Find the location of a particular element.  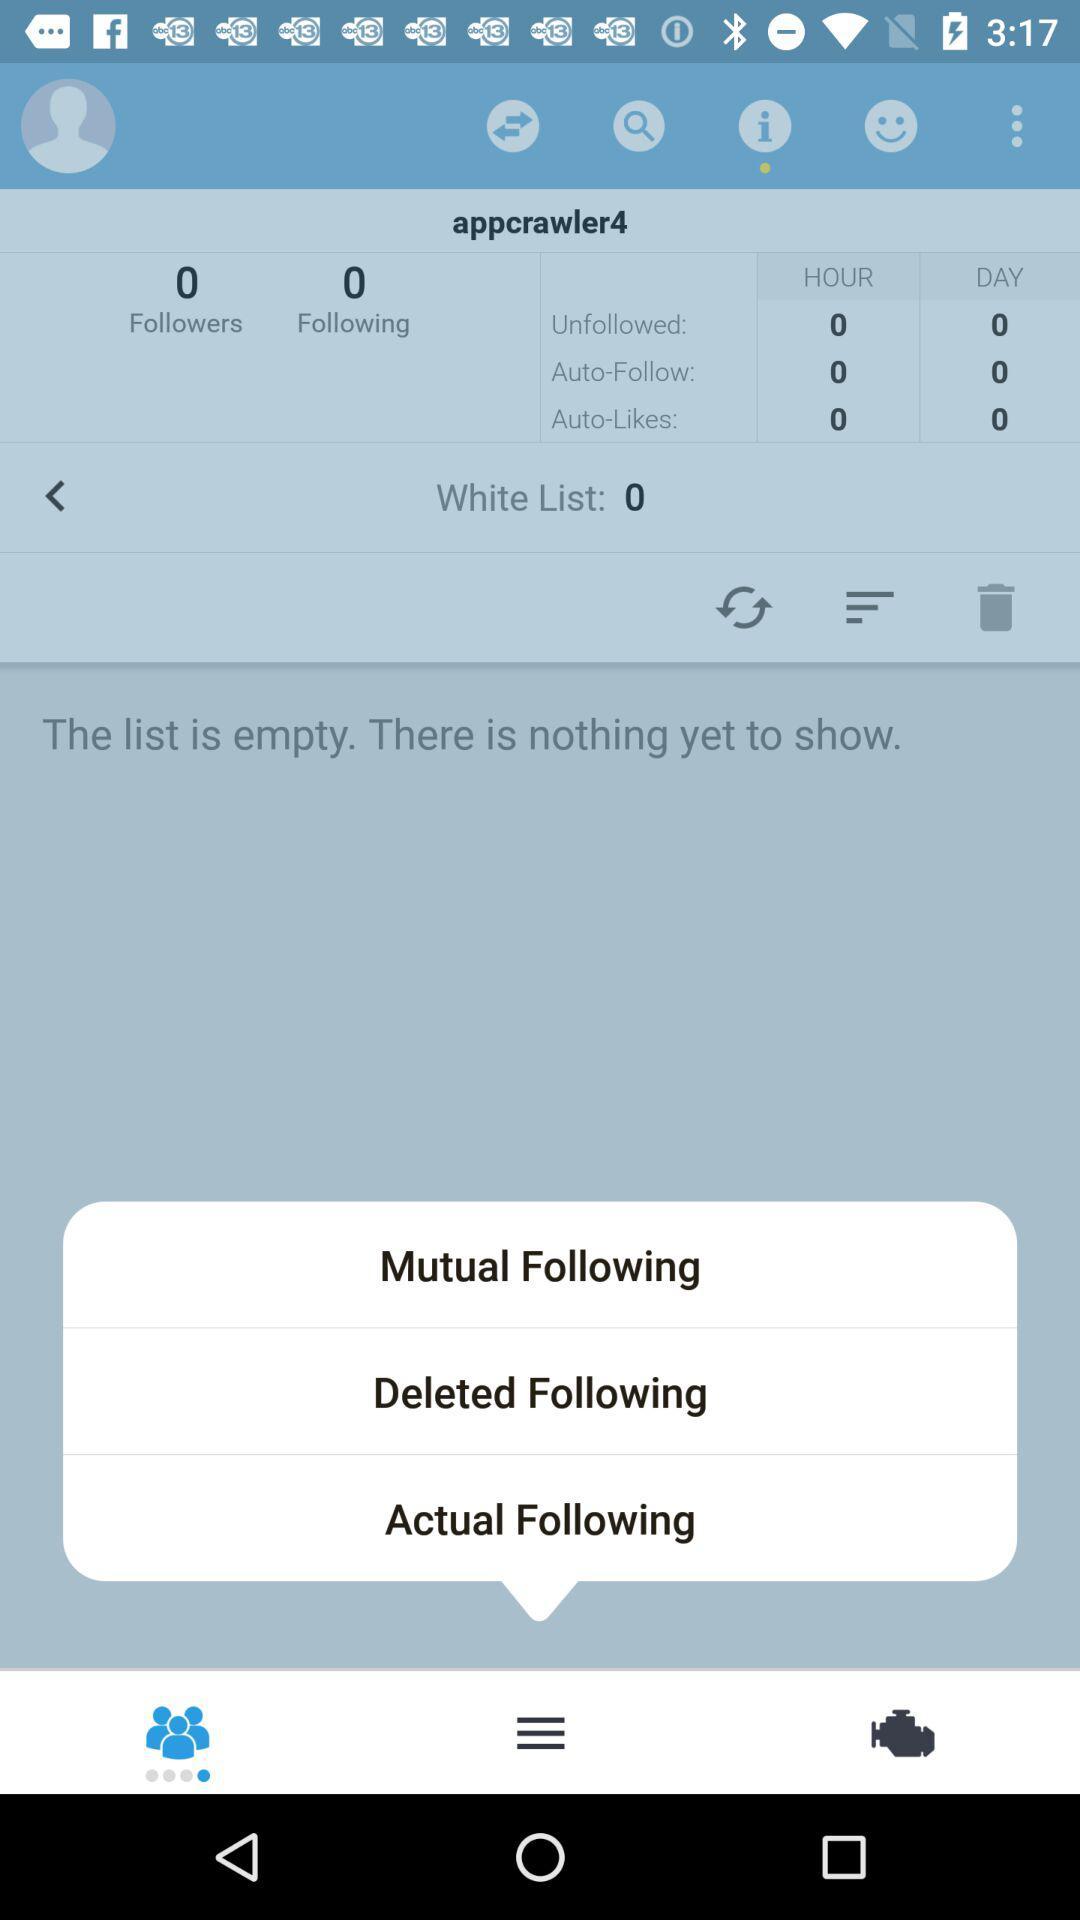

search option is located at coordinates (639, 124).